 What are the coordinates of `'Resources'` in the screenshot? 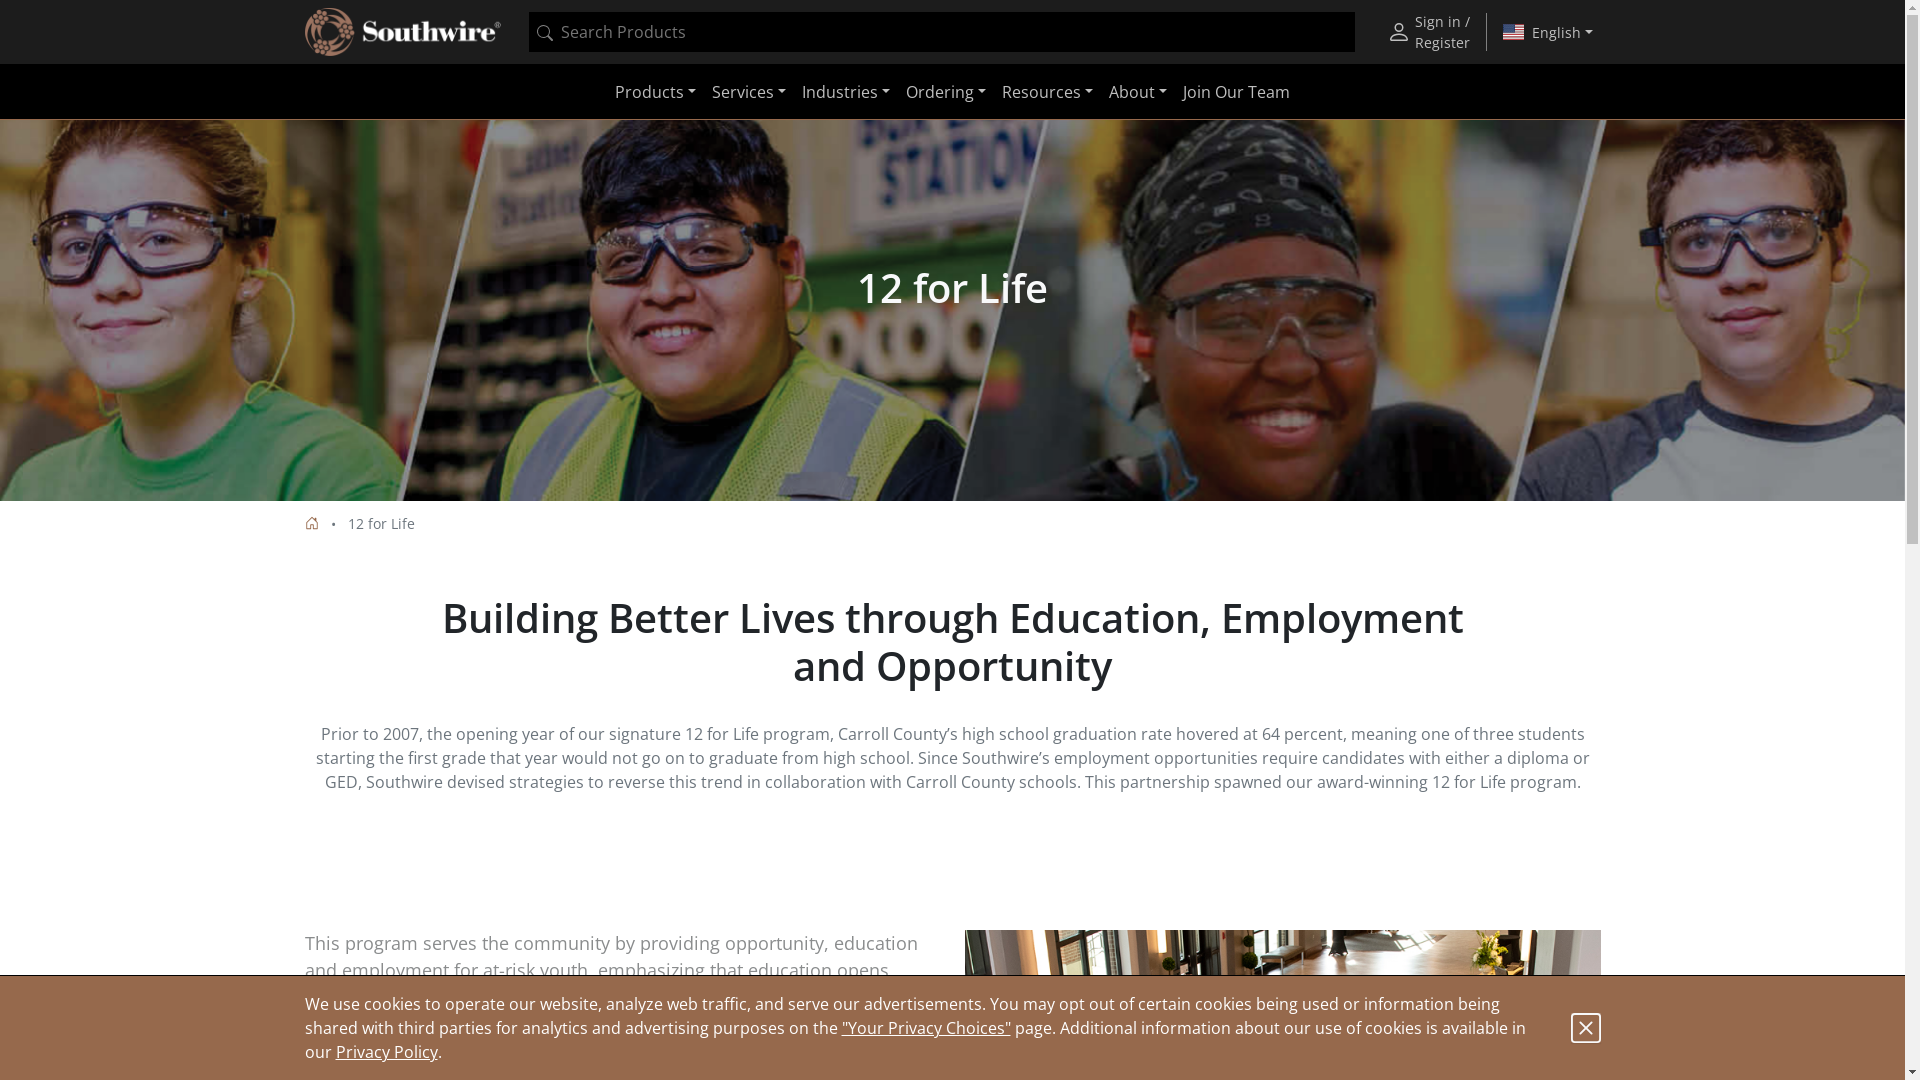 It's located at (993, 92).